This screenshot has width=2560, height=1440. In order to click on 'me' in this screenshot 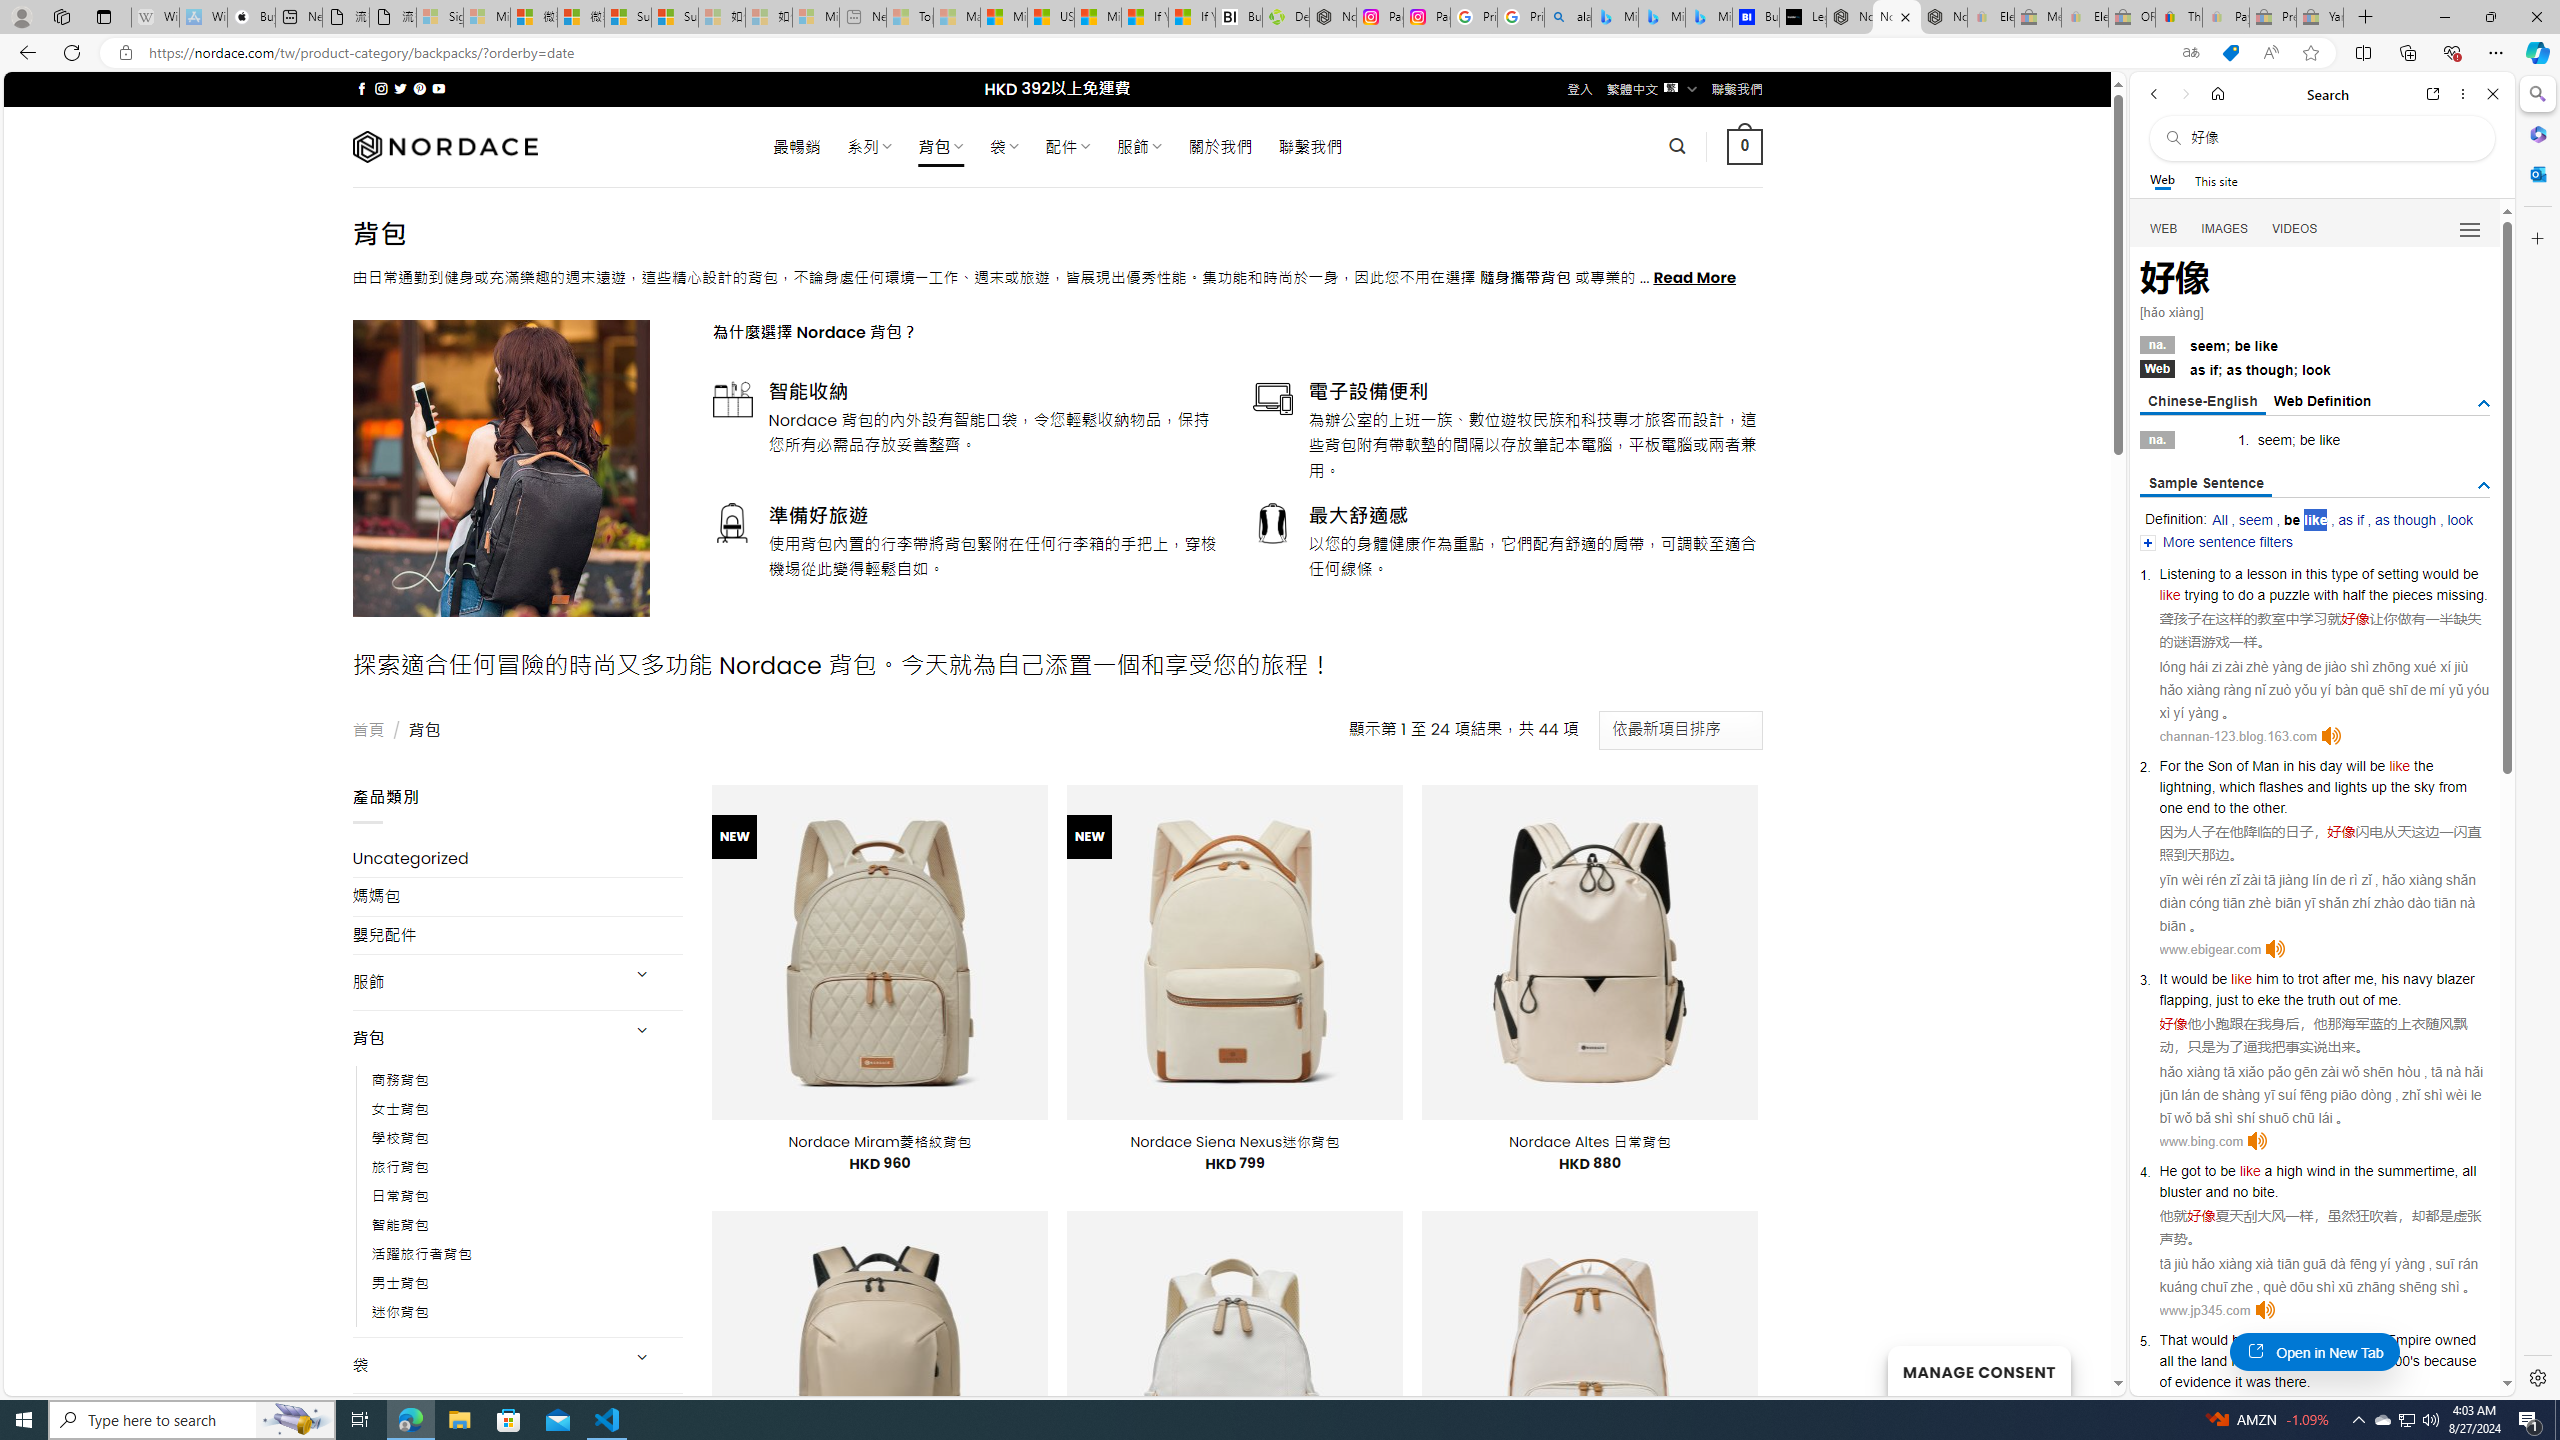, I will do `click(2388, 999)`.